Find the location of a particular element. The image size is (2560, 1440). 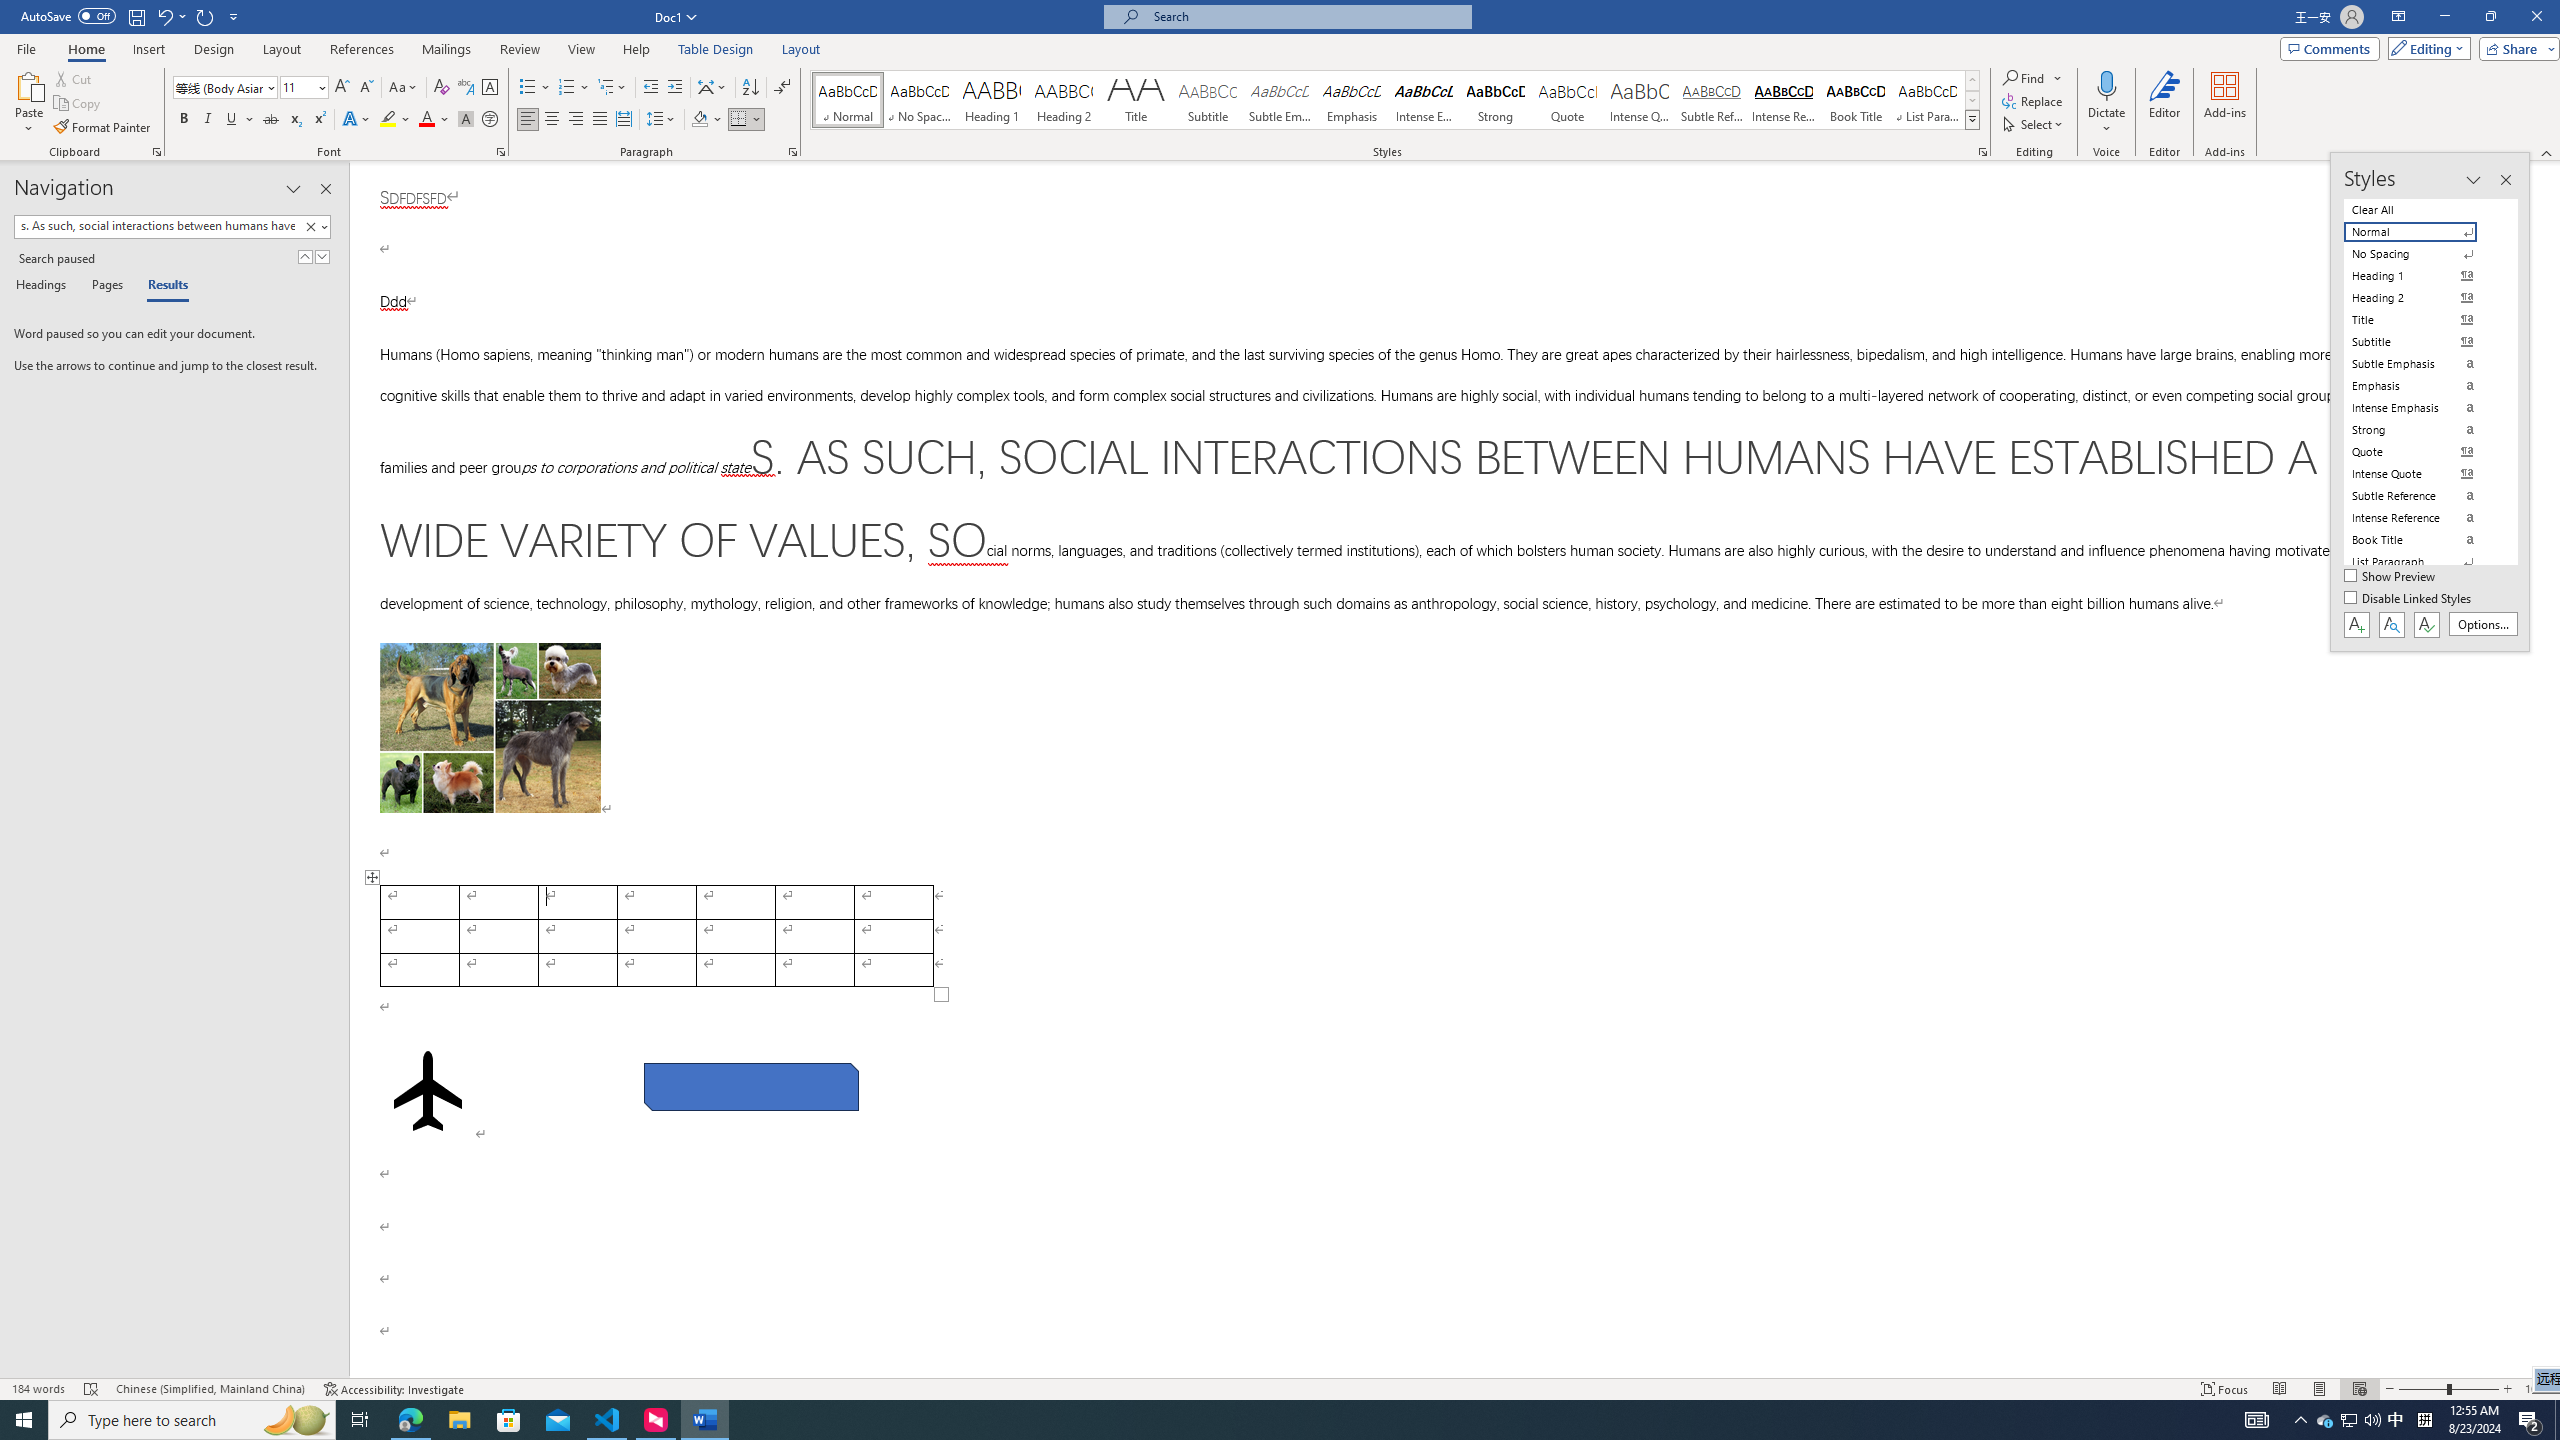

'Zoom' is located at coordinates (2447, 1389).